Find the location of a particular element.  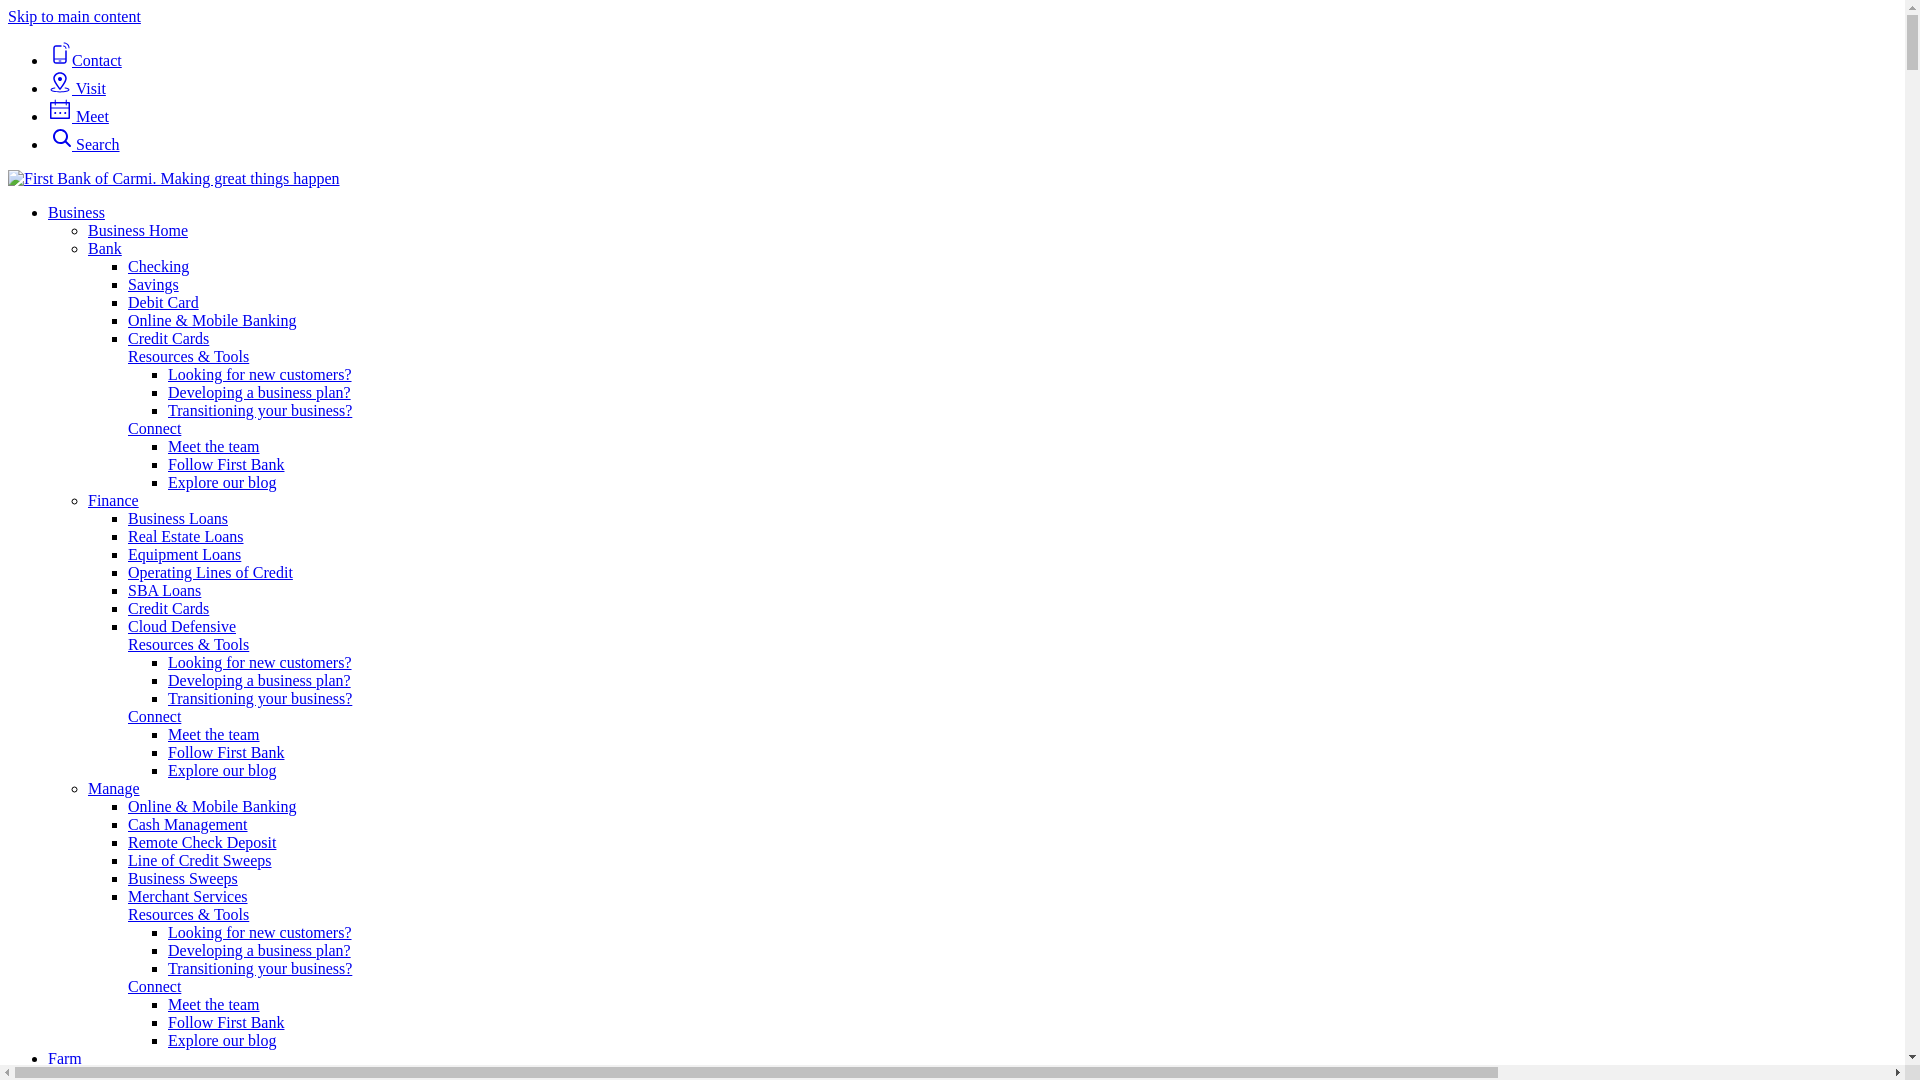

'Credit Cards' is located at coordinates (168, 607).